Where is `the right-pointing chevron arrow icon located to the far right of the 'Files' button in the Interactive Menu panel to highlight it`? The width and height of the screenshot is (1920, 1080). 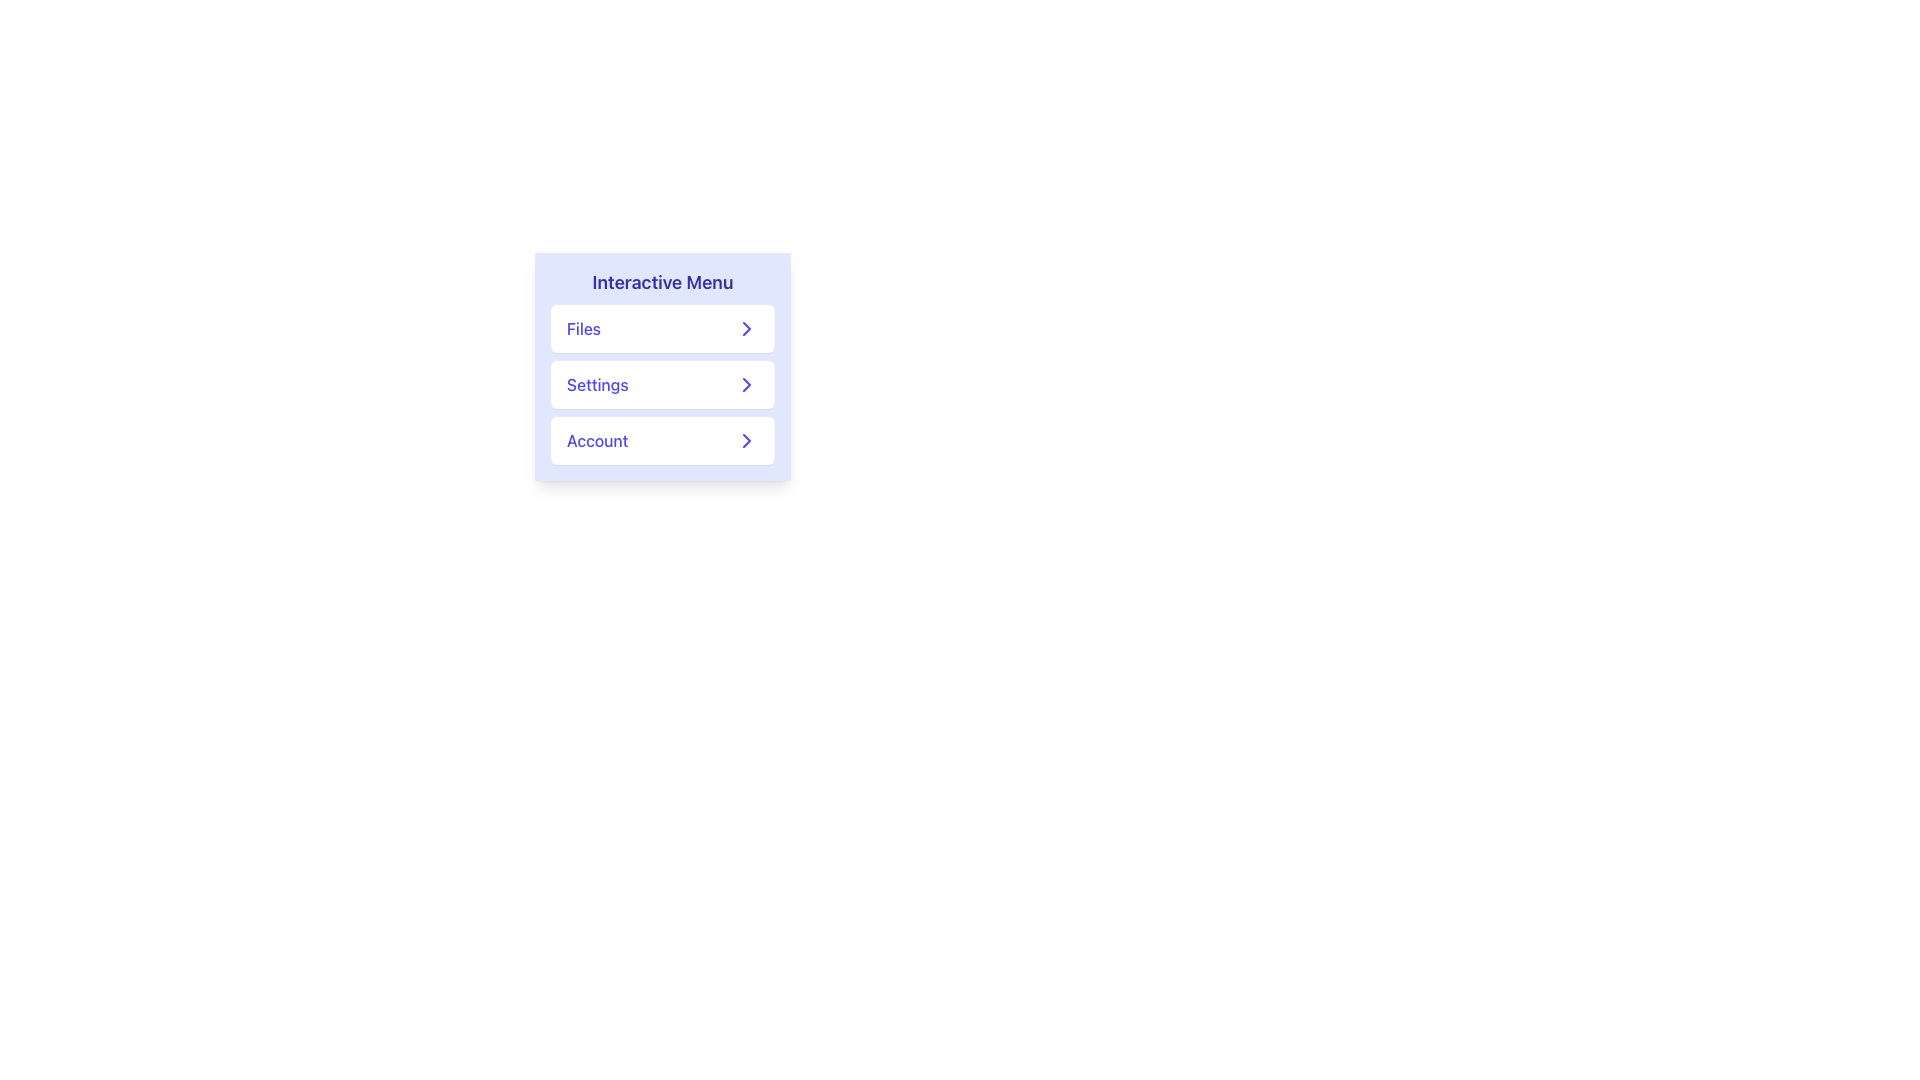
the right-pointing chevron arrow icon located to the far right of the 'Files' button in the Interactive Menu panel to highlight it is located at coordinates (746, 327).